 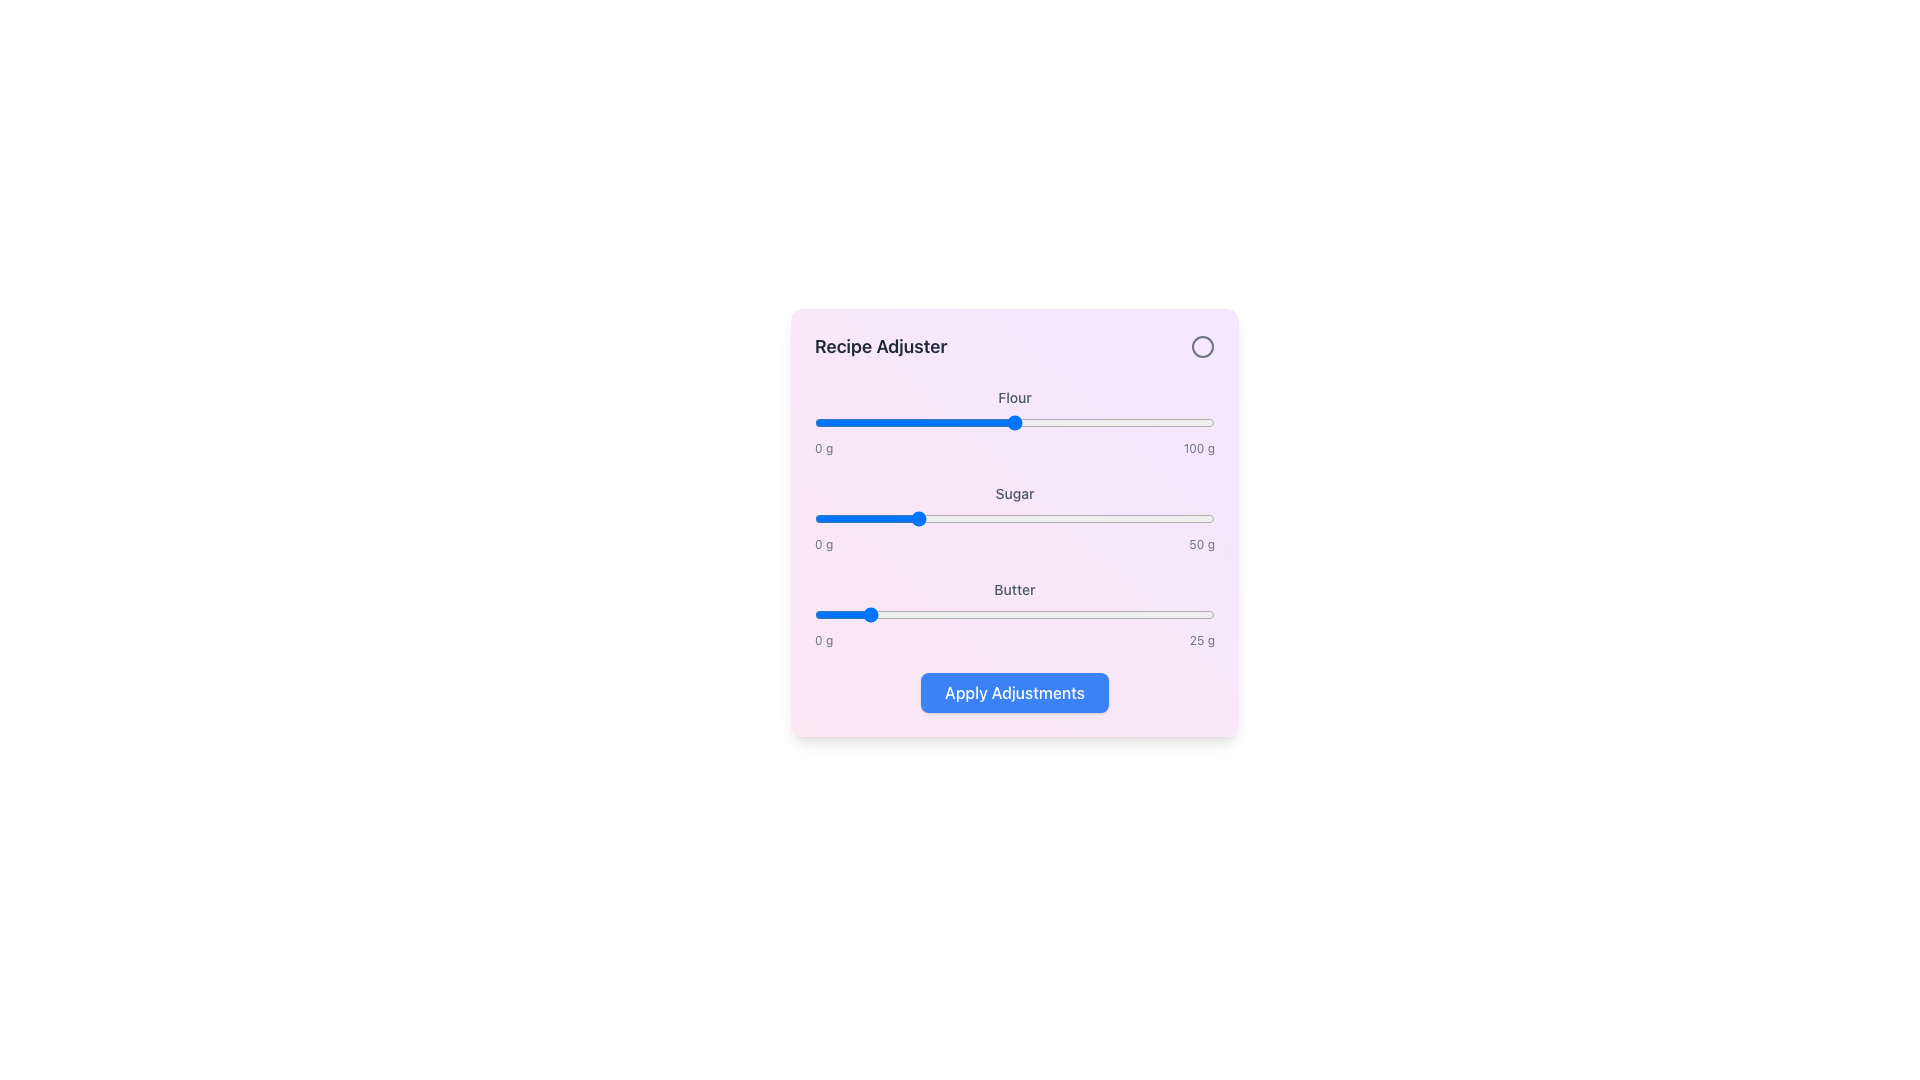 I want to click on the 'Flour' slider, so click(x=1014, y=419).